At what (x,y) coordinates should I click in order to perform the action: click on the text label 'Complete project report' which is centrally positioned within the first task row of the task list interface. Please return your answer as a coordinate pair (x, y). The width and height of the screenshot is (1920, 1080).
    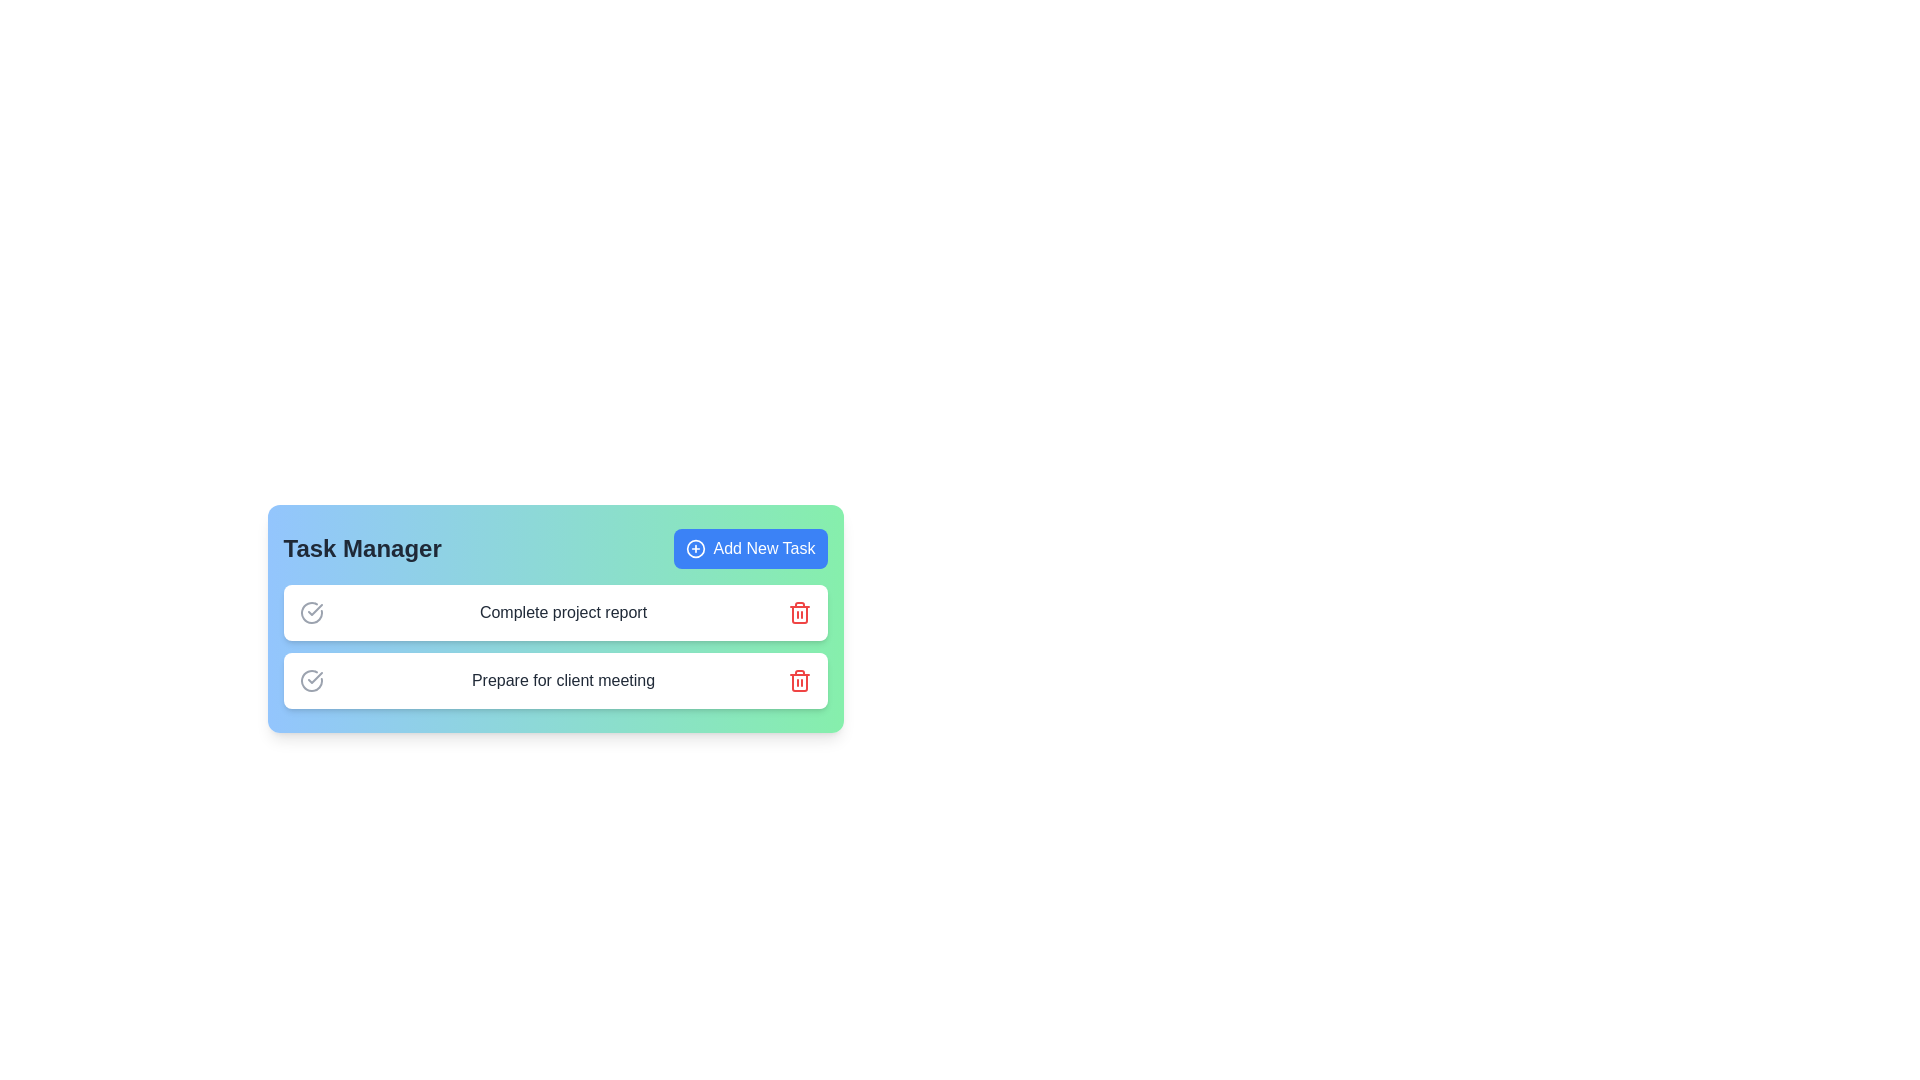
    Looking at the image, I should click on (562, 612).